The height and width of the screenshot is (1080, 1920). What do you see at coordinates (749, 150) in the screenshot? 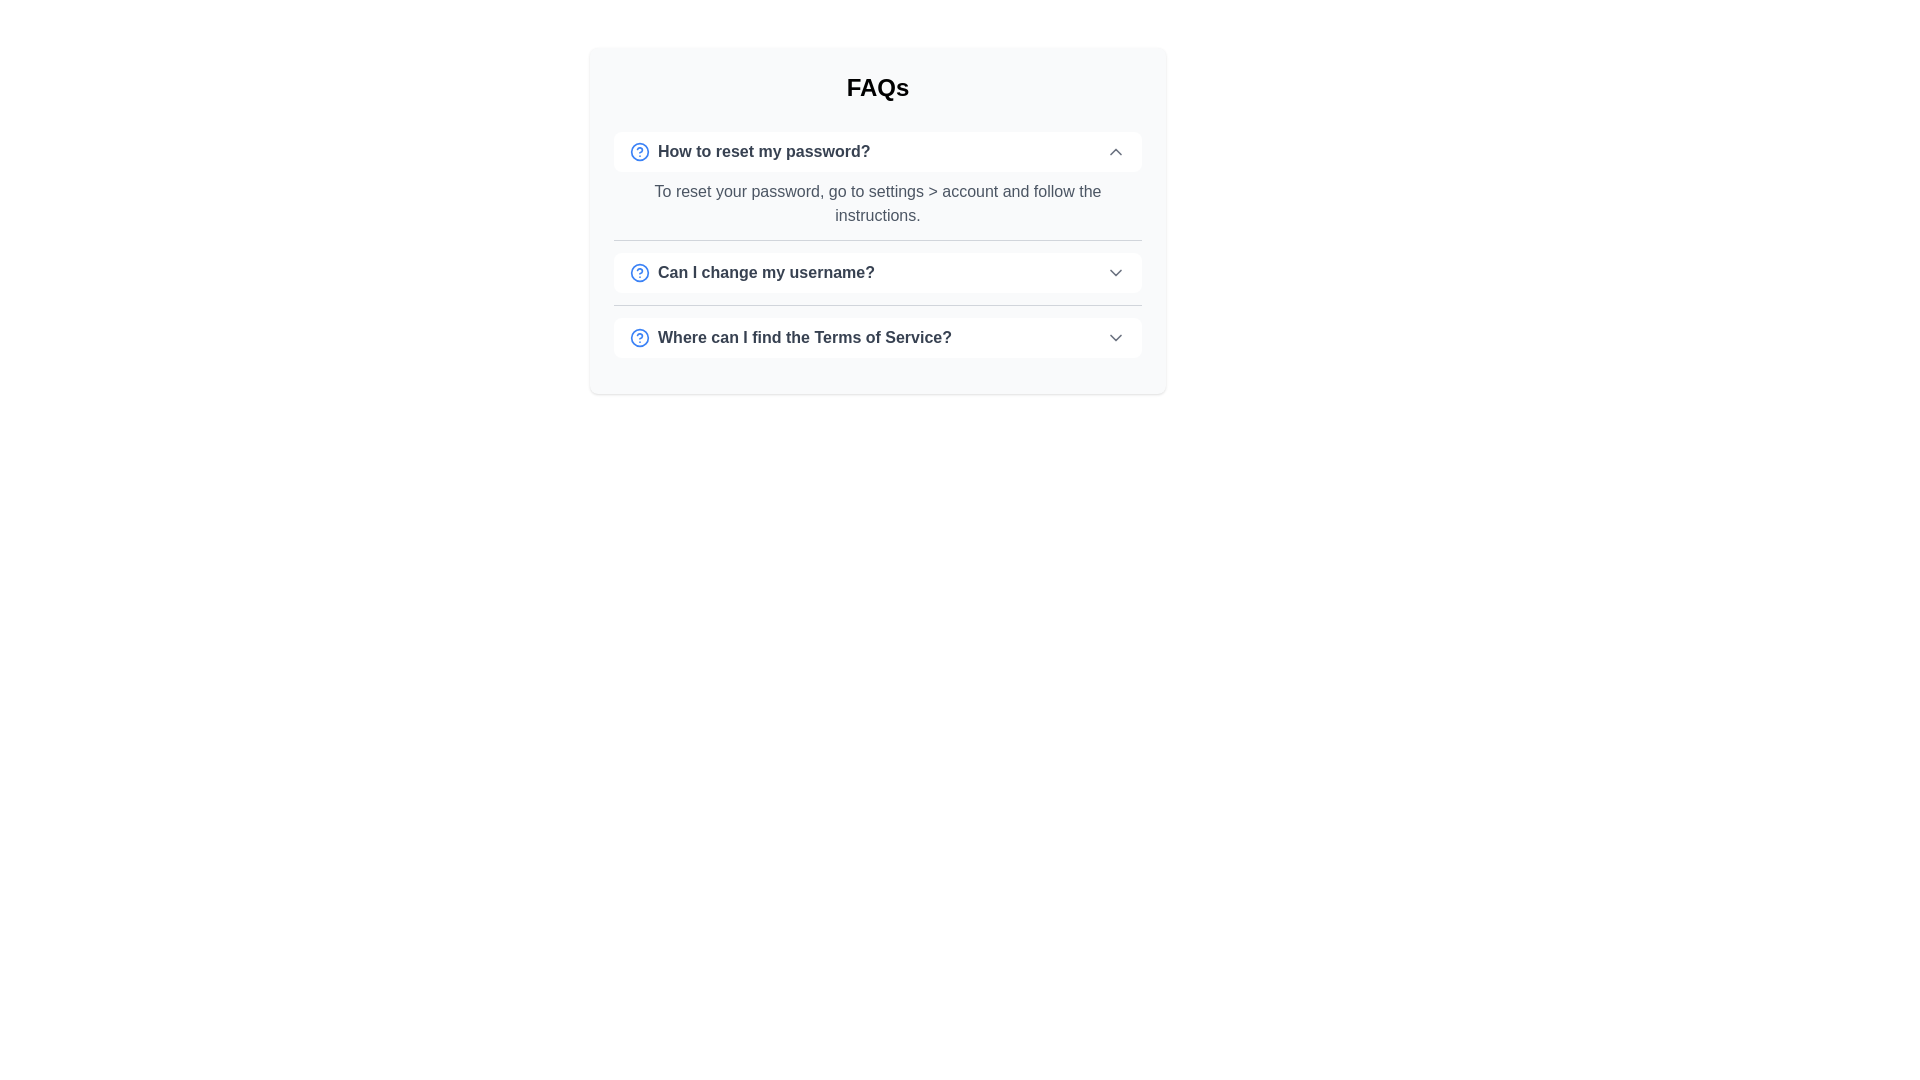
I see `the first question in the FAQ section` at bounding box center [749, 150].